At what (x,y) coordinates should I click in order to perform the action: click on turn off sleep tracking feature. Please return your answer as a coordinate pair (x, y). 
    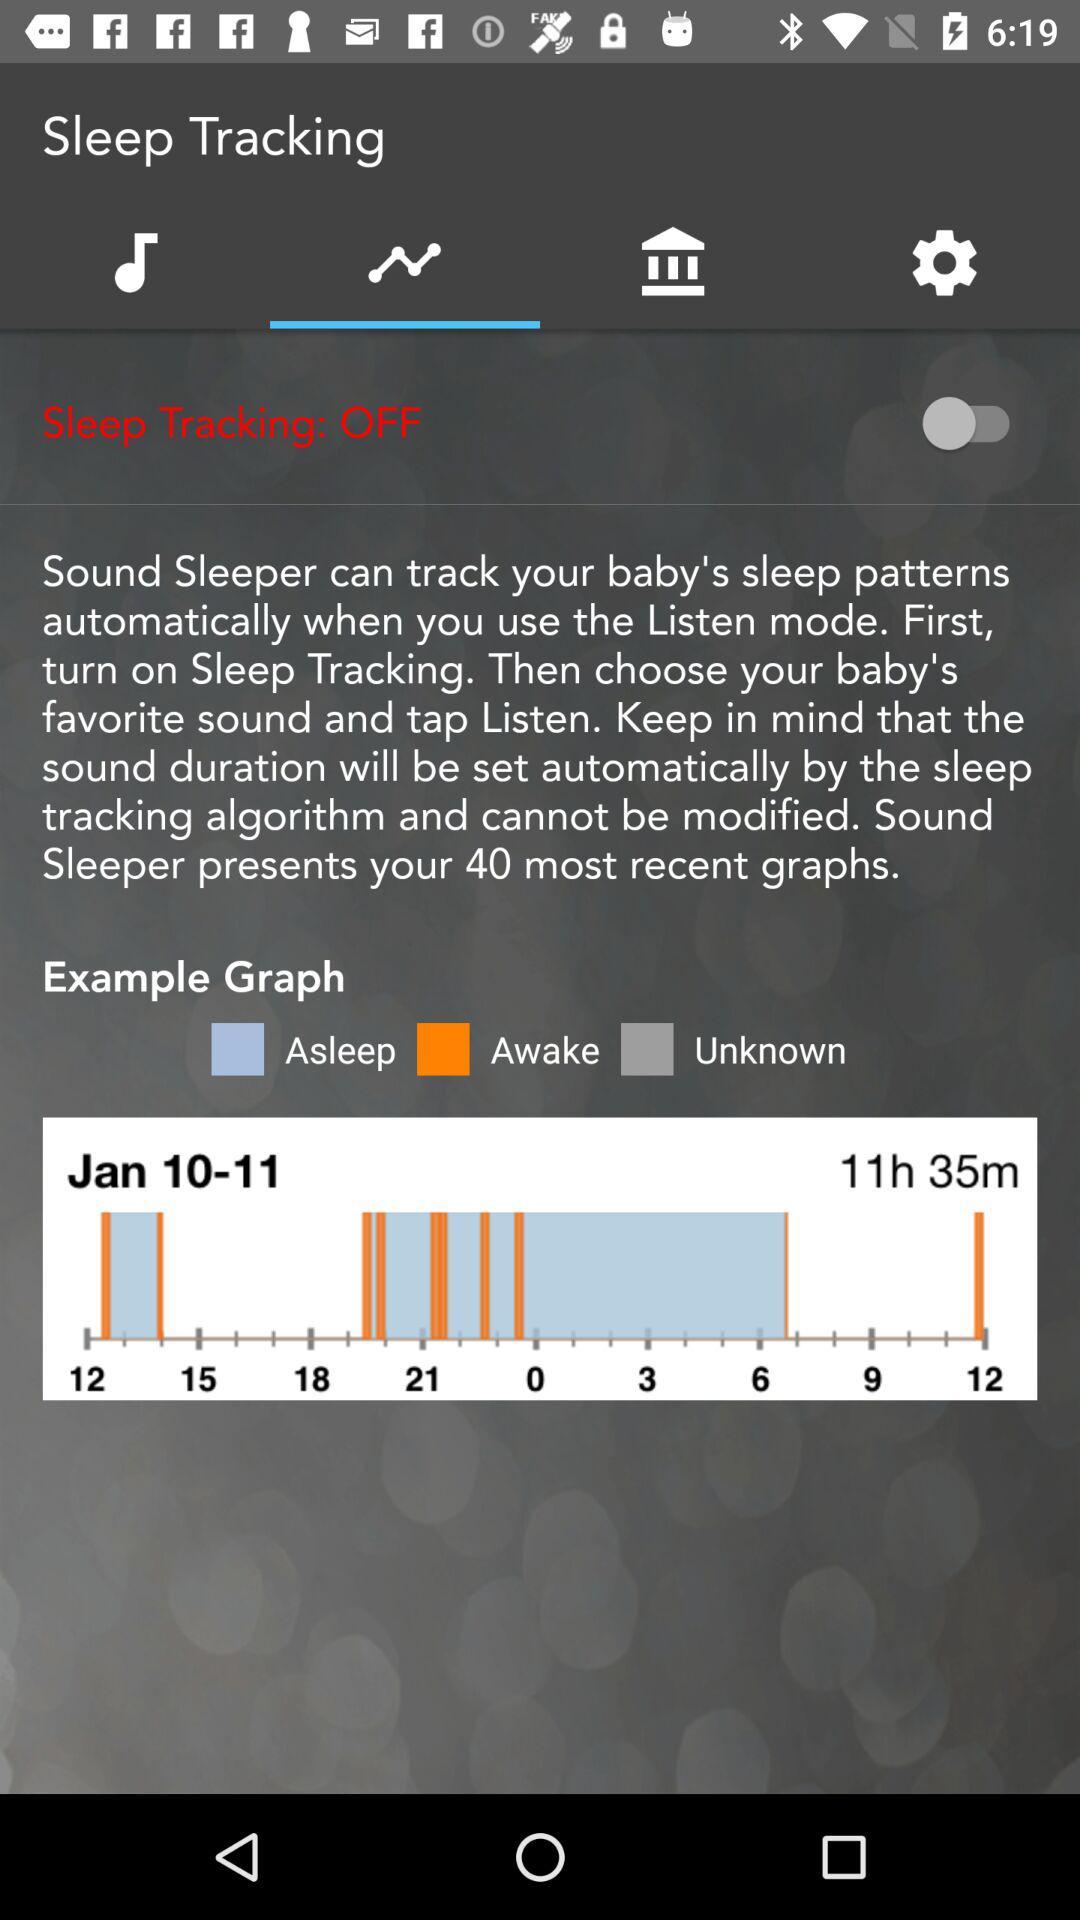
    Looking at the image, I should click on (974, 422).